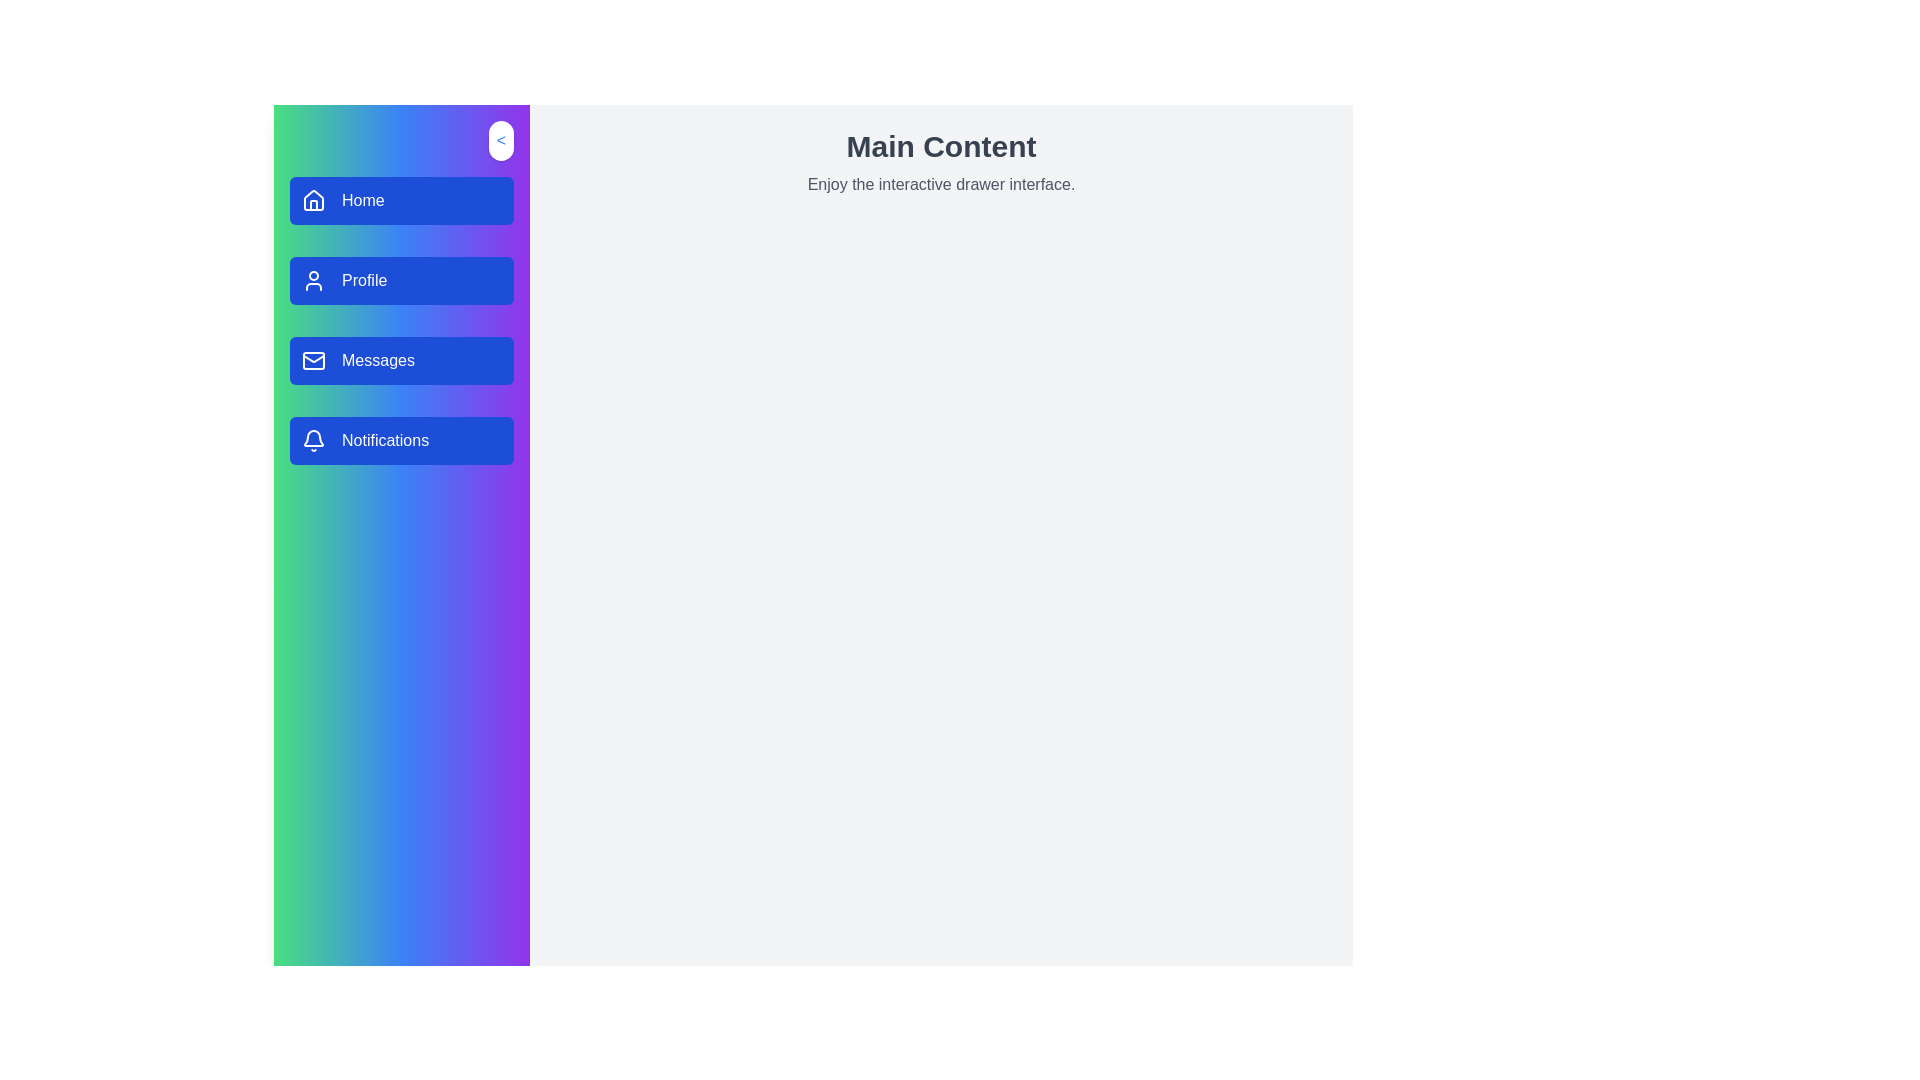 The width and height of the screenshot is (1920, 1080). What do you see at coordinates (401, 319) in the screenshot?
I see `the 'Profile' button in the navigation menu, which is positioned centrally in the sidebar as the second item below the 'Home' button` at bounding box center [401, 319].